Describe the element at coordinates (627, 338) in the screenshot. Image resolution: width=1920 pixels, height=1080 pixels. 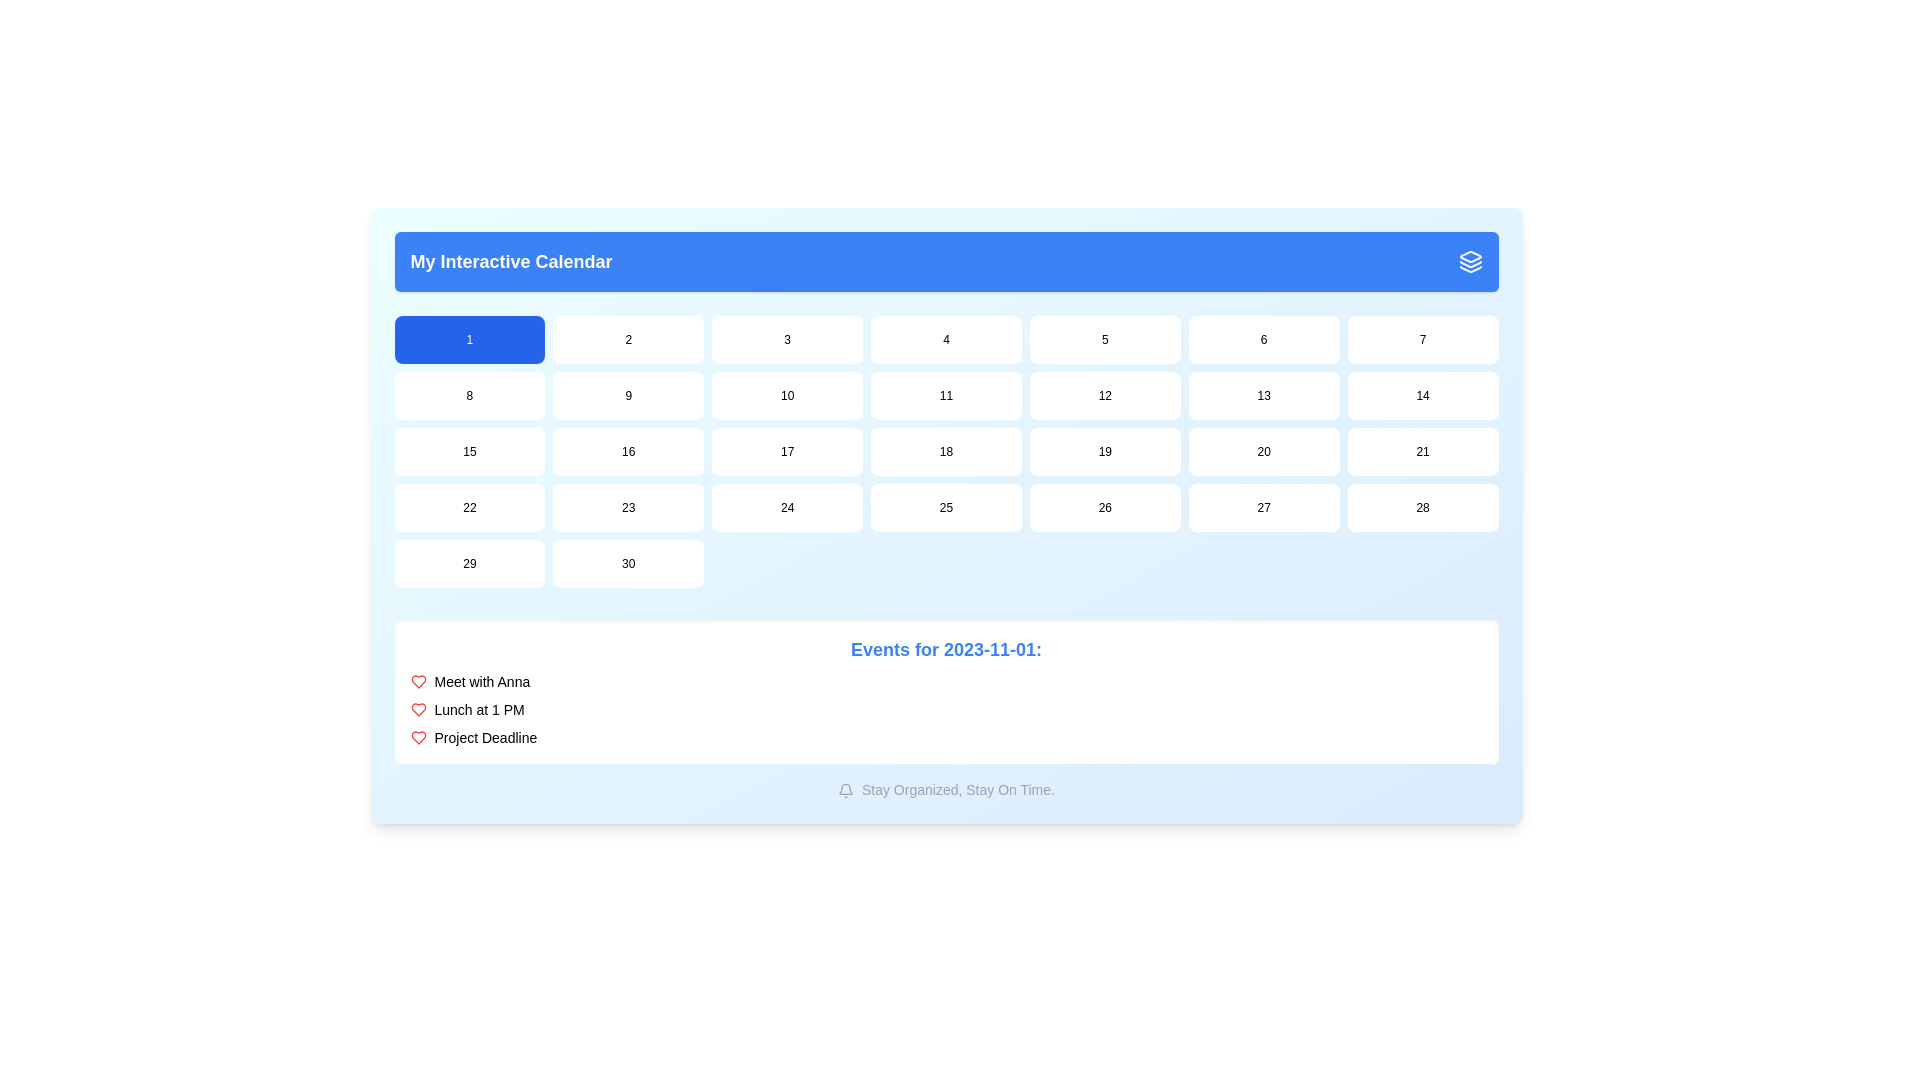
I see `the button displaying the number '2', which is the second button` at that location.